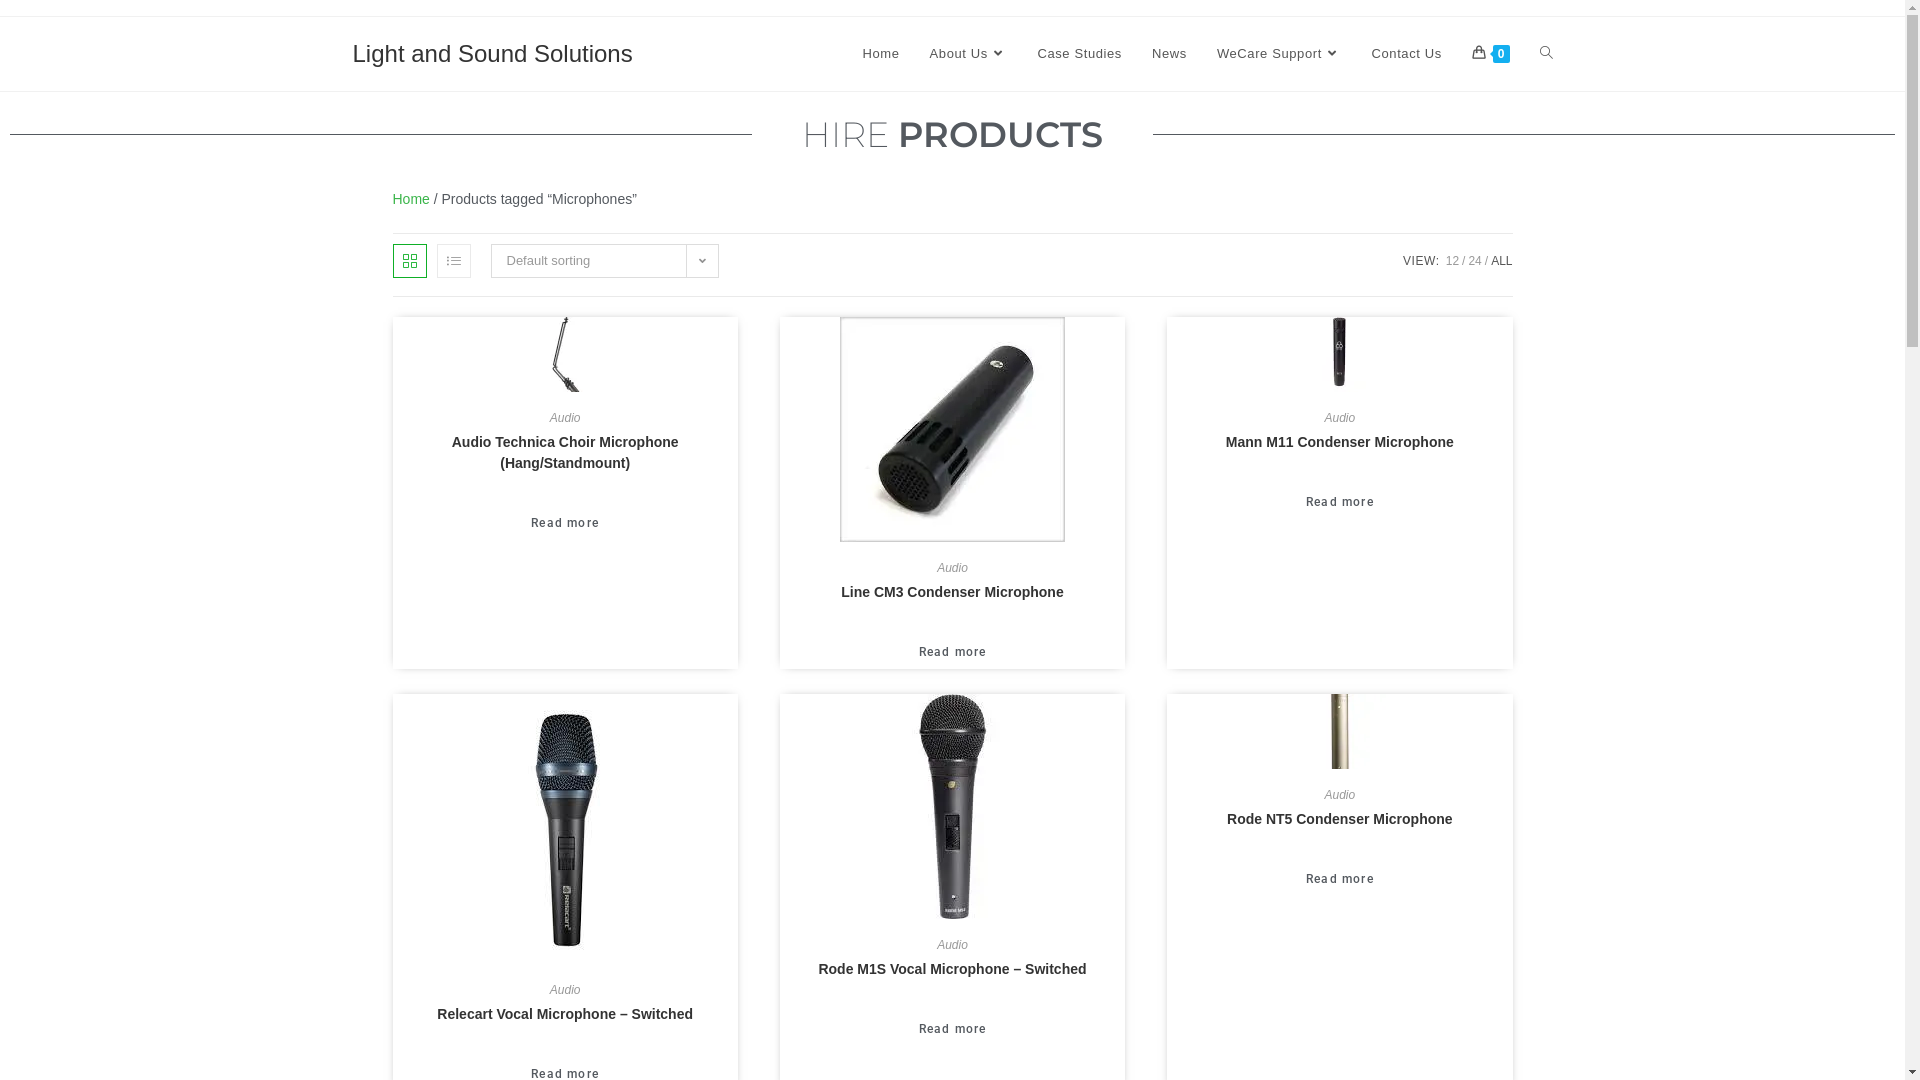  Describe the element at coordinates (1078, 53) in the screenshot. I see `'Case Studies'` at that location.